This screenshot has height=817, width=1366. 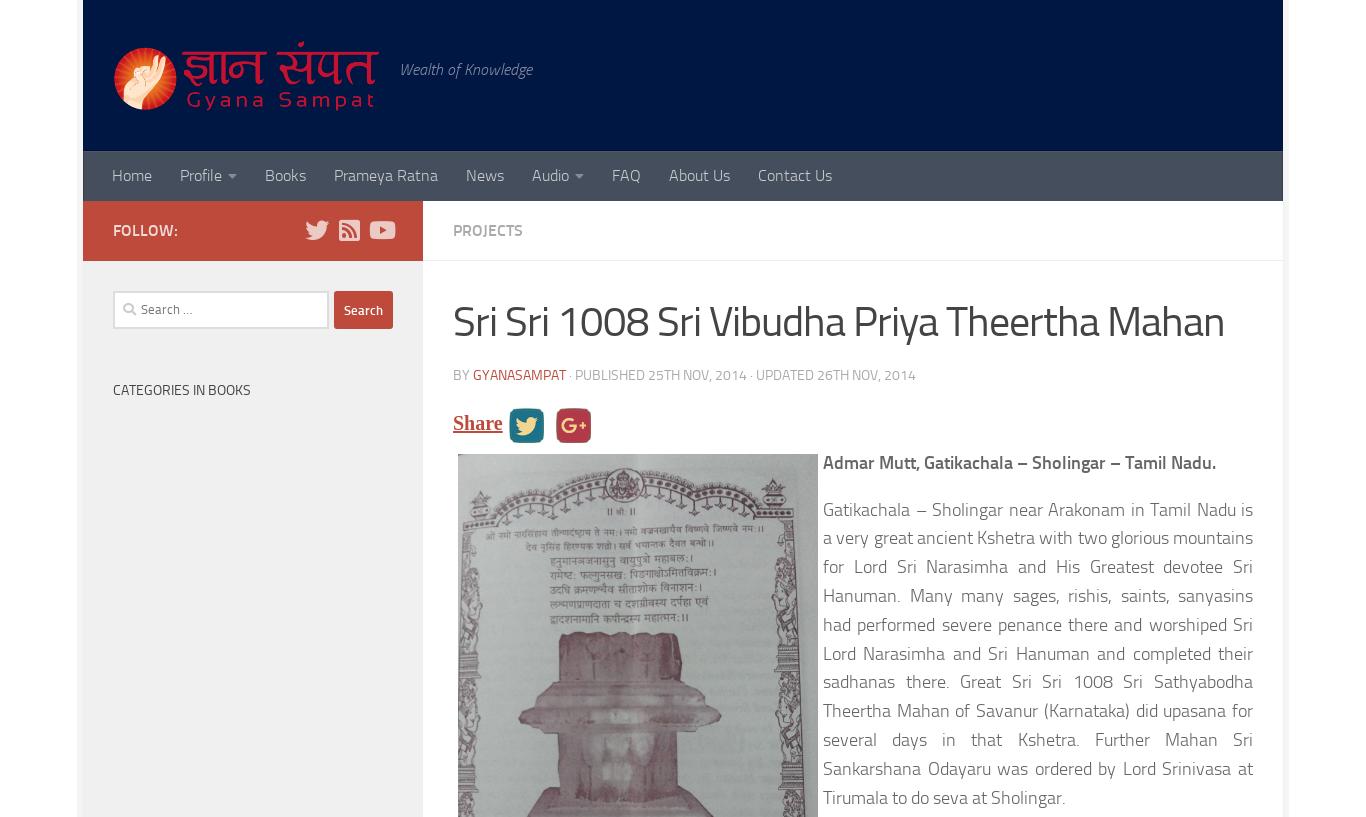 What do you see at coordinates (144, 229) in the screenshot?
I see `'Follow:'` at bounding box center [144, 229].